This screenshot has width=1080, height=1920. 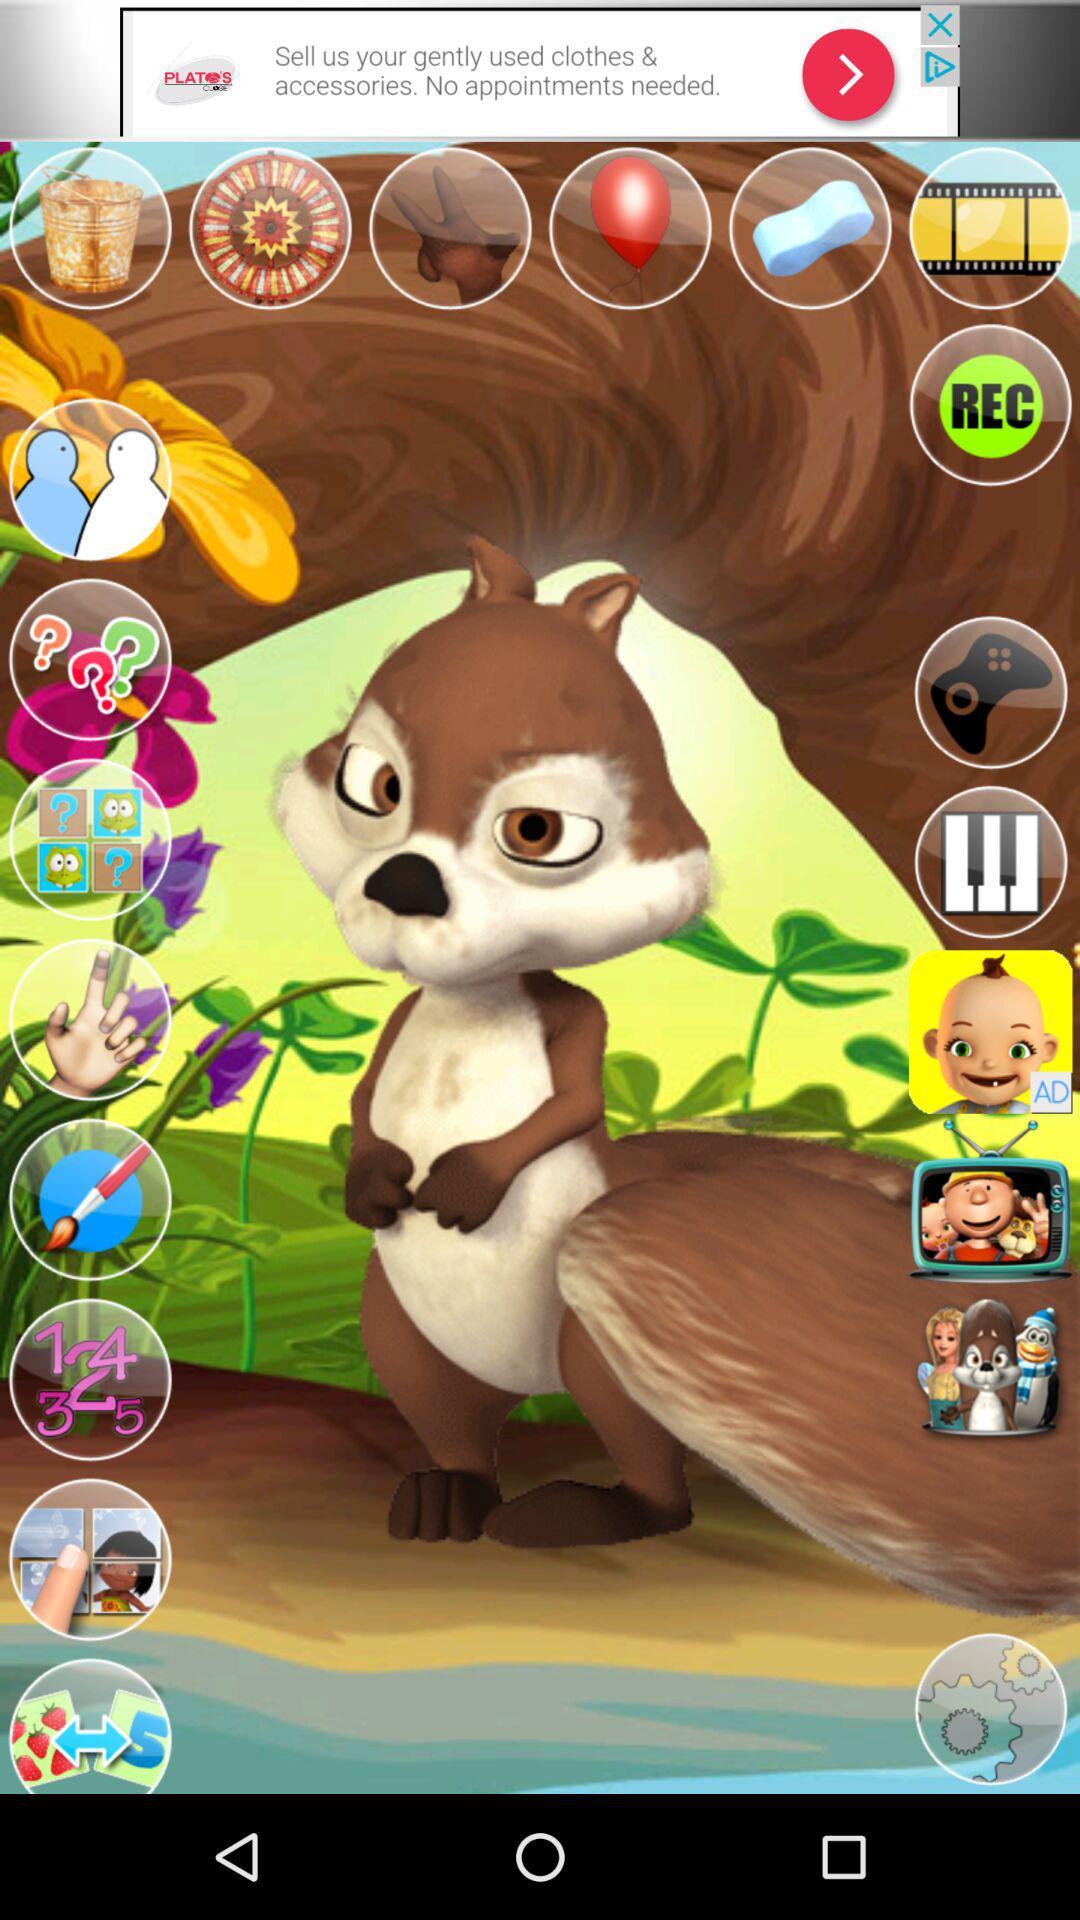 I want to click on character question, so click(x=88, y=840).